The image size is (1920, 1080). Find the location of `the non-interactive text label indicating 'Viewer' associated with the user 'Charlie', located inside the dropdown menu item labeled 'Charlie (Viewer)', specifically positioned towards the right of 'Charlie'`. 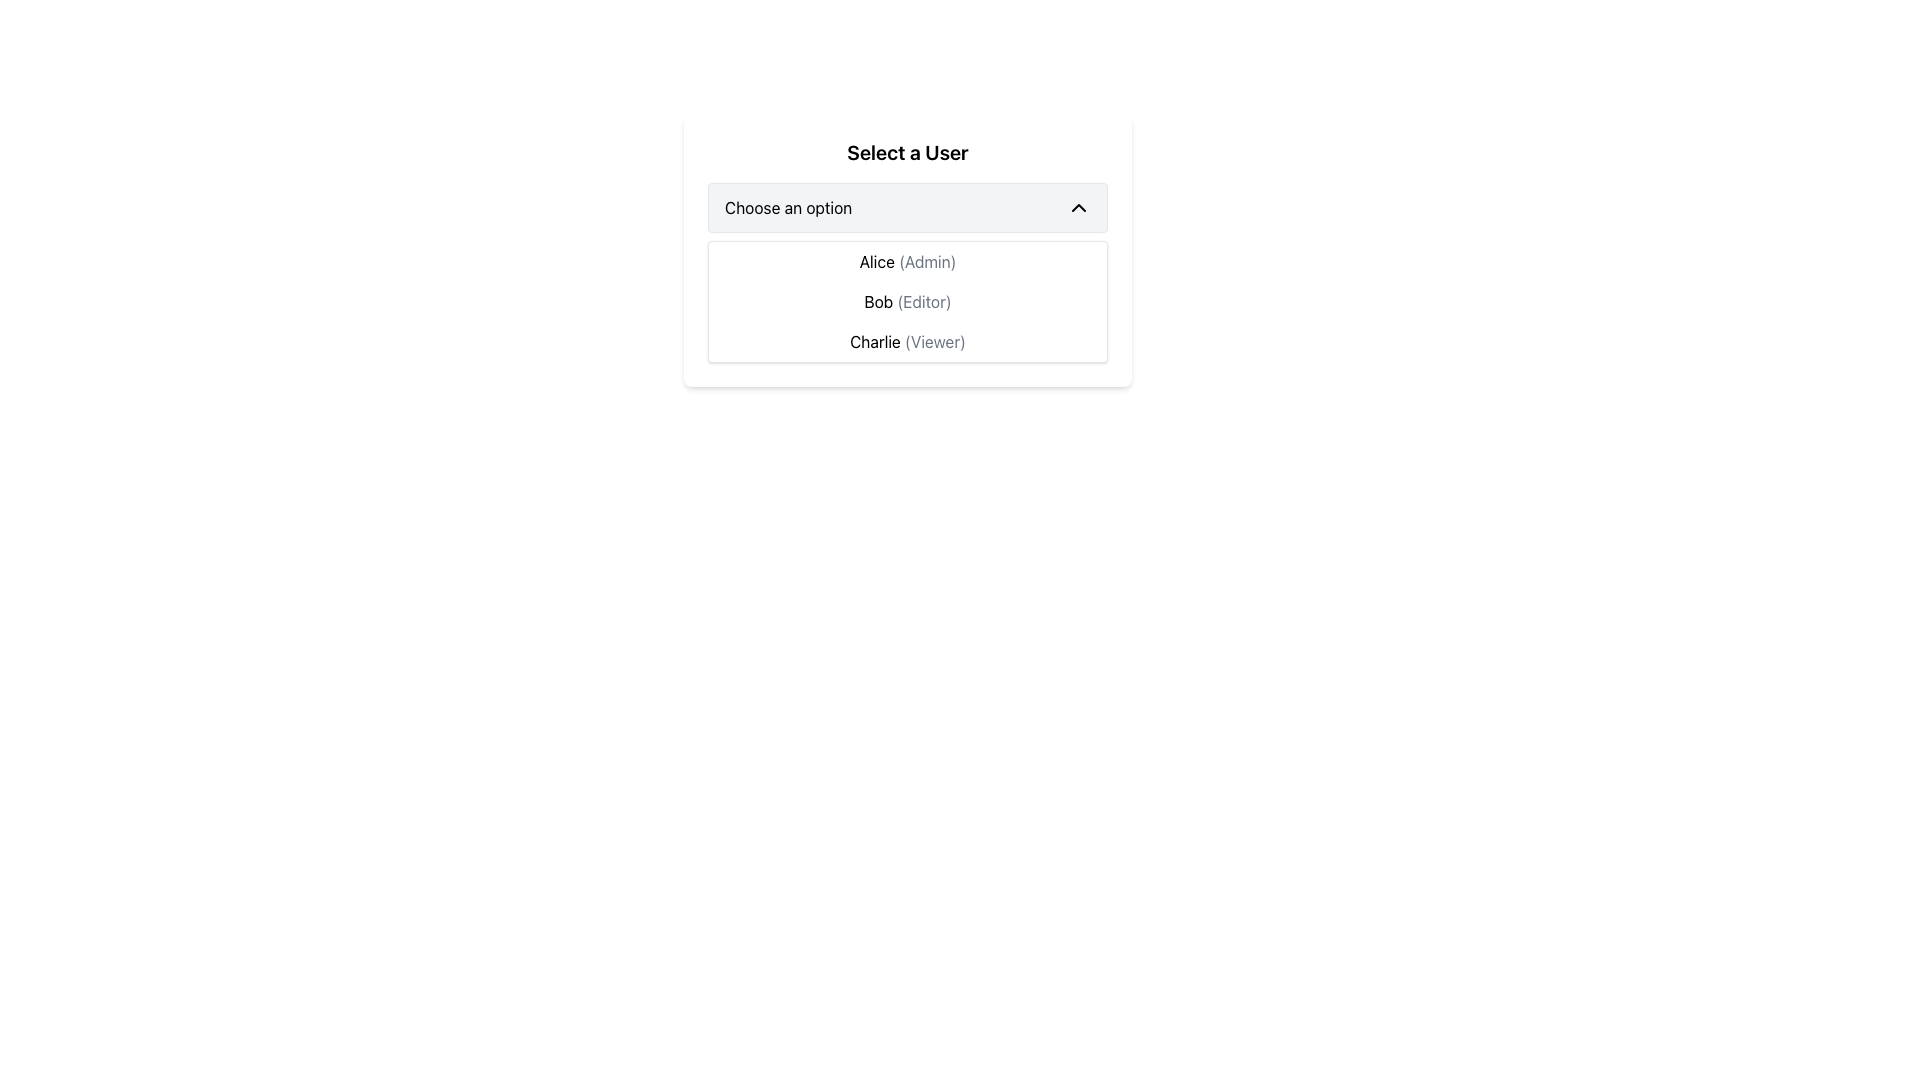

the non-interactive text label indicating 'Viewer' associated with the user 'Charlie', located inside the dropdown menu item labeled 'Charlie (Viewer)', specifically positioned towards the right of 'Charlie' is located at coordinates (934, 341).